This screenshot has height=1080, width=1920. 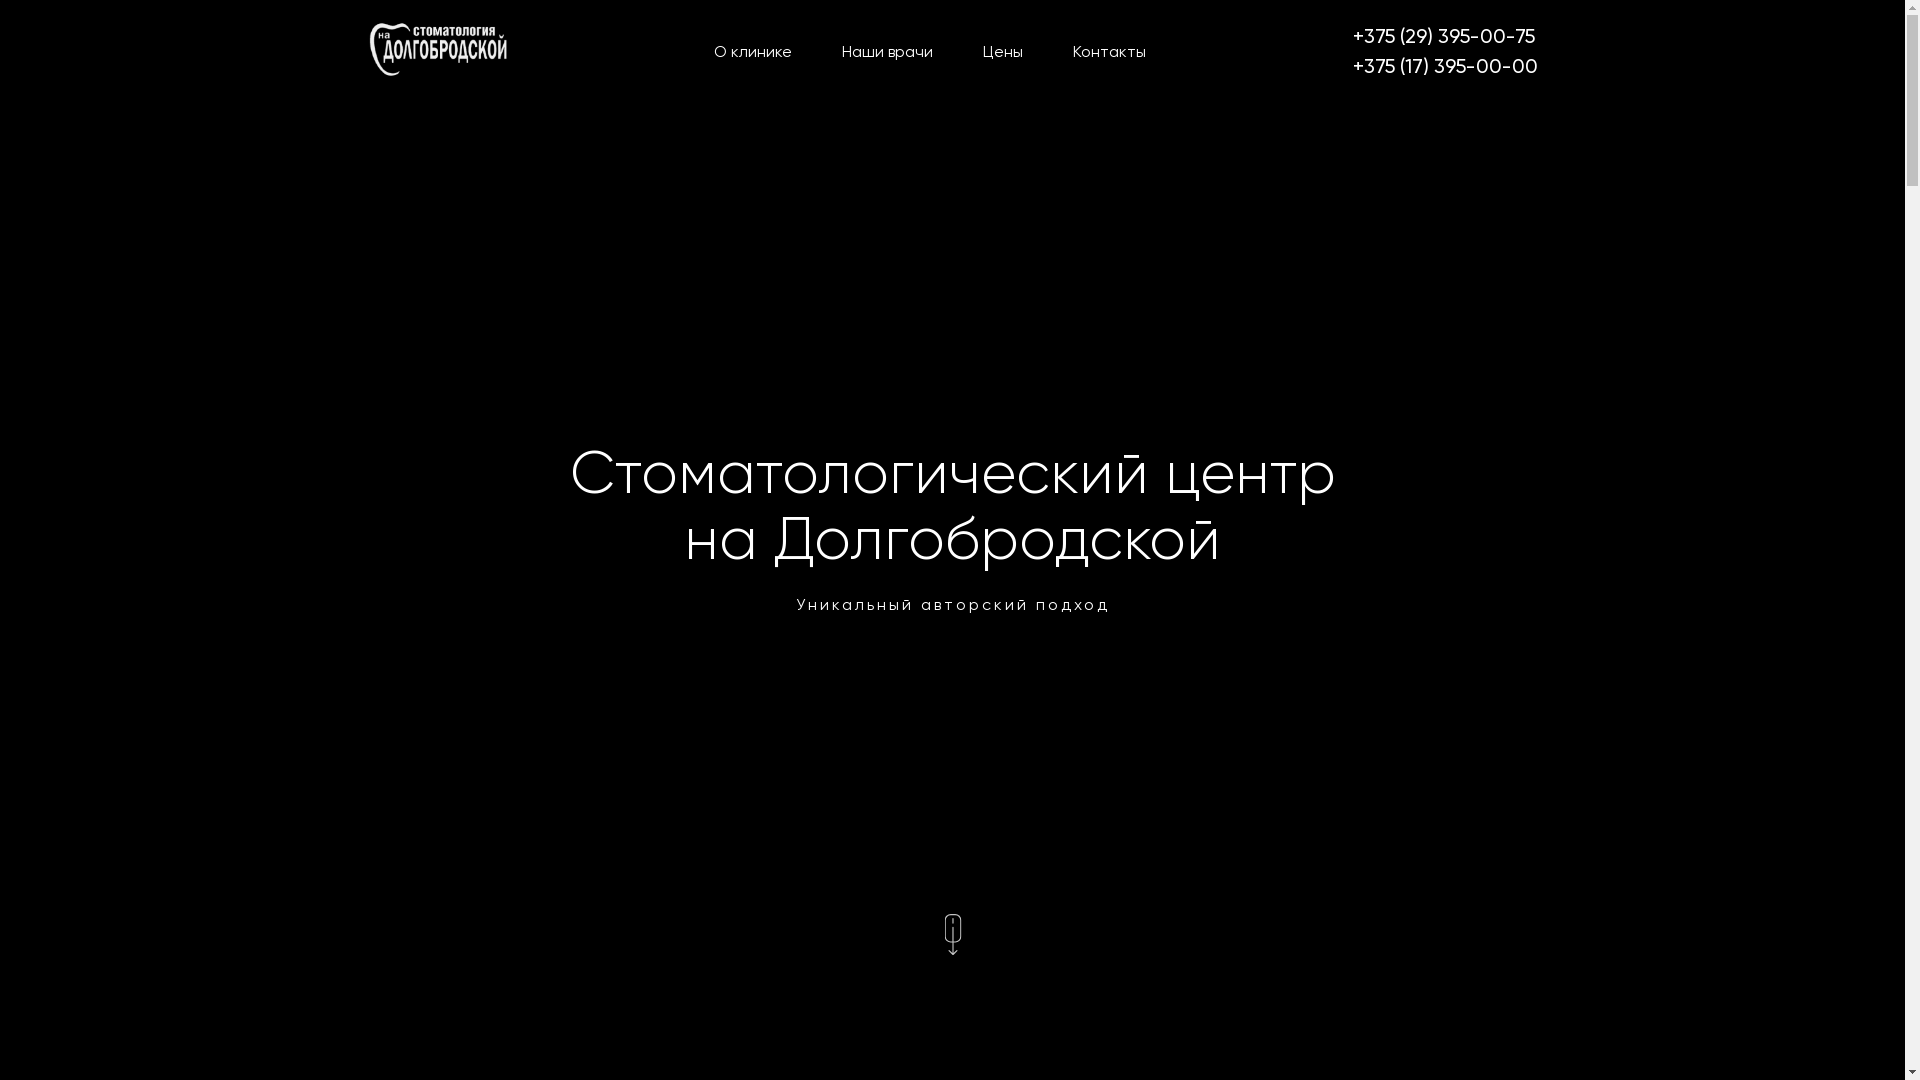 What do you see at coordinates (1352, 64) in the screenshot?
I see `'+375 (17) 395-00-00'` at bounding box center [1352, 64].